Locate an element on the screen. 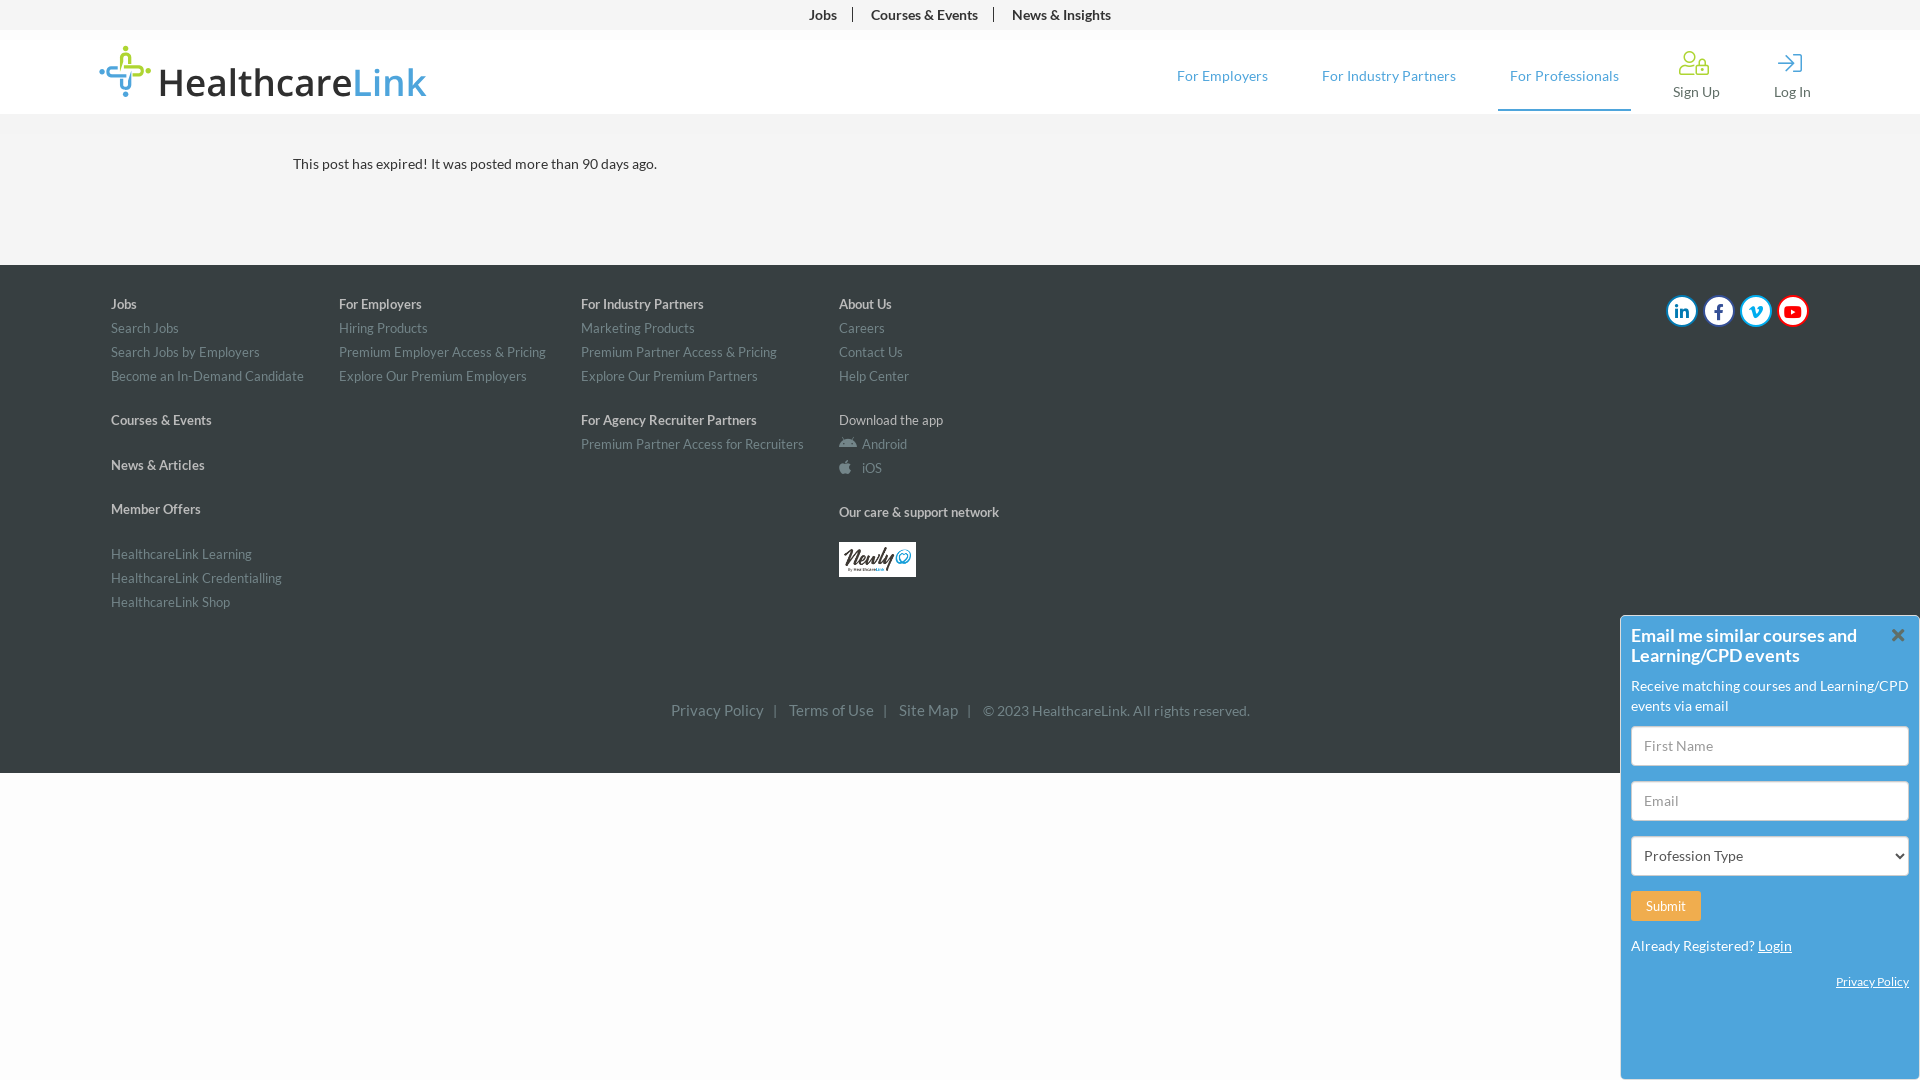 This screenshot has width=1920, height=1080. 'Site Map' is located at coordinates (926, 708).